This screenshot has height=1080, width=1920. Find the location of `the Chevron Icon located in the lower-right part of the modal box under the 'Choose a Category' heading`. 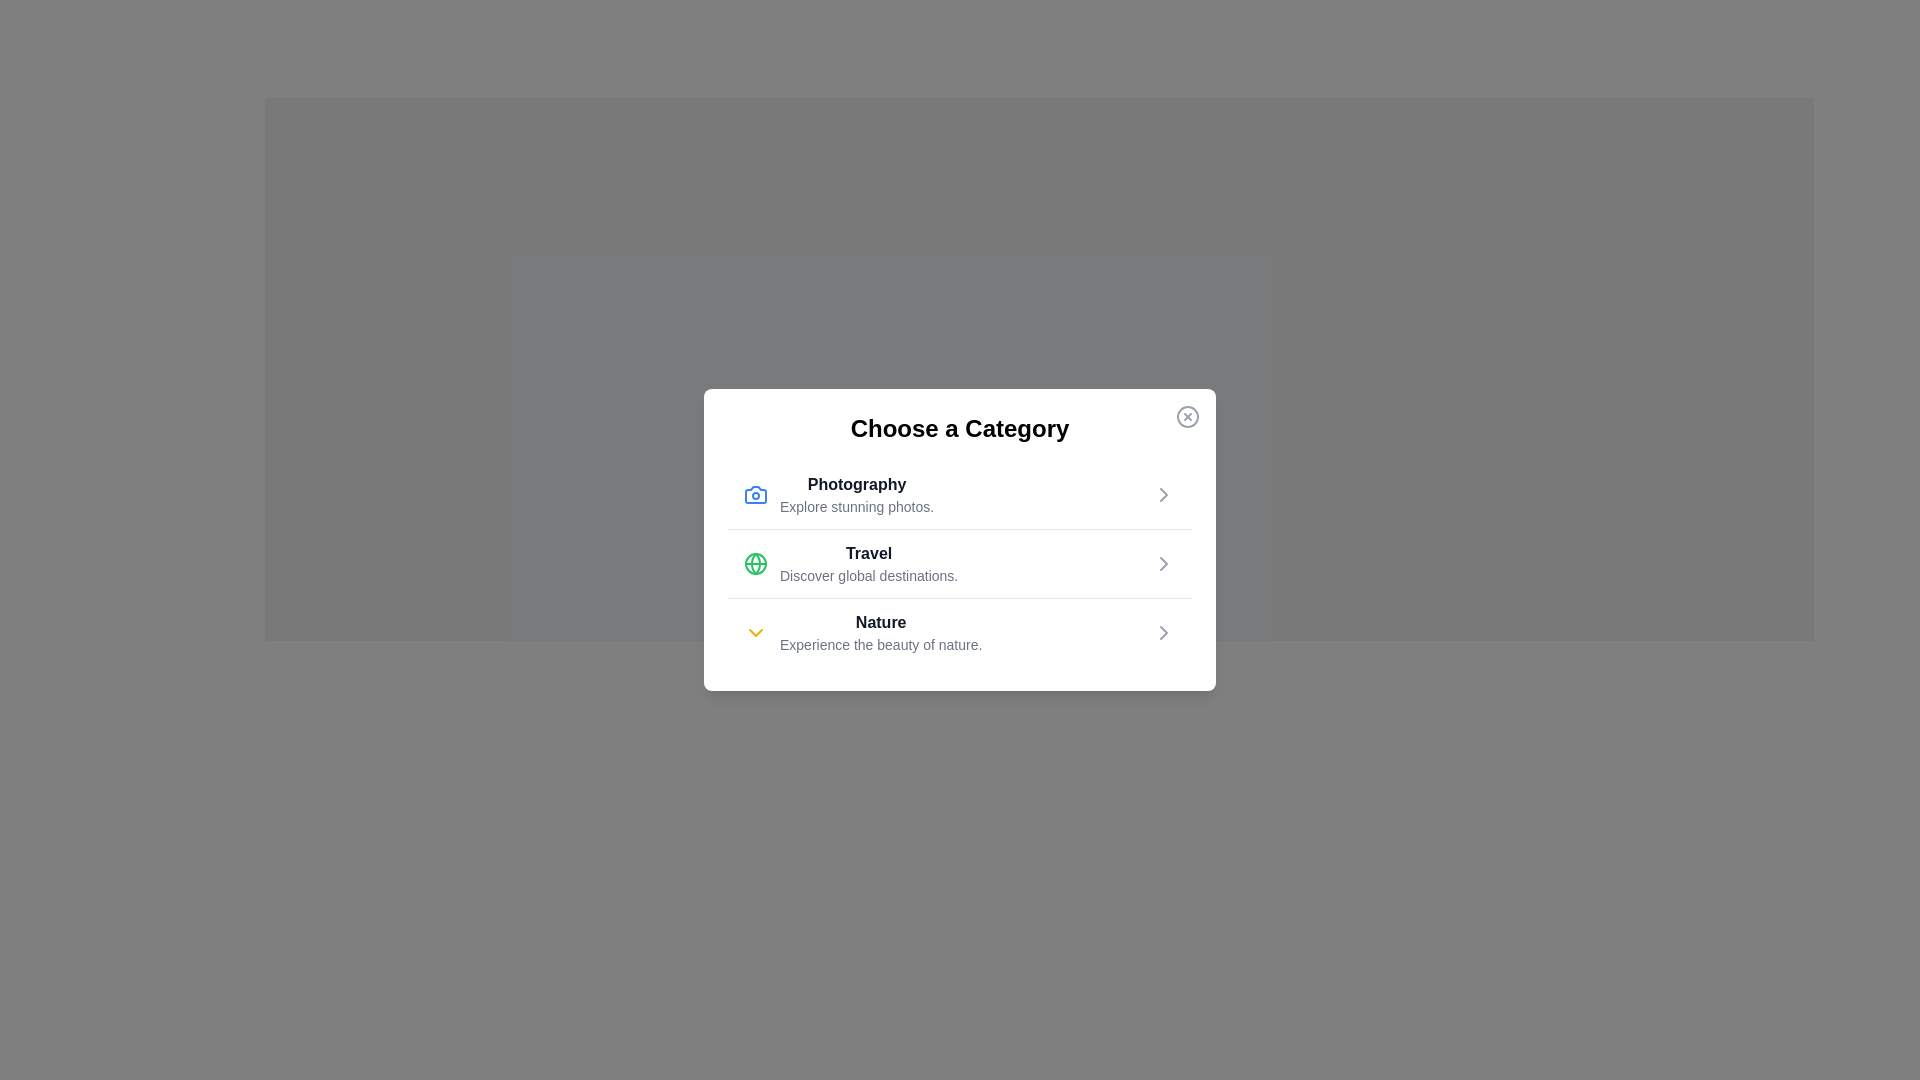

the Chevron Icon located in the lower-right part of the modal box under the 'Choose a Category' heading is located at coordinates (1163, 632).